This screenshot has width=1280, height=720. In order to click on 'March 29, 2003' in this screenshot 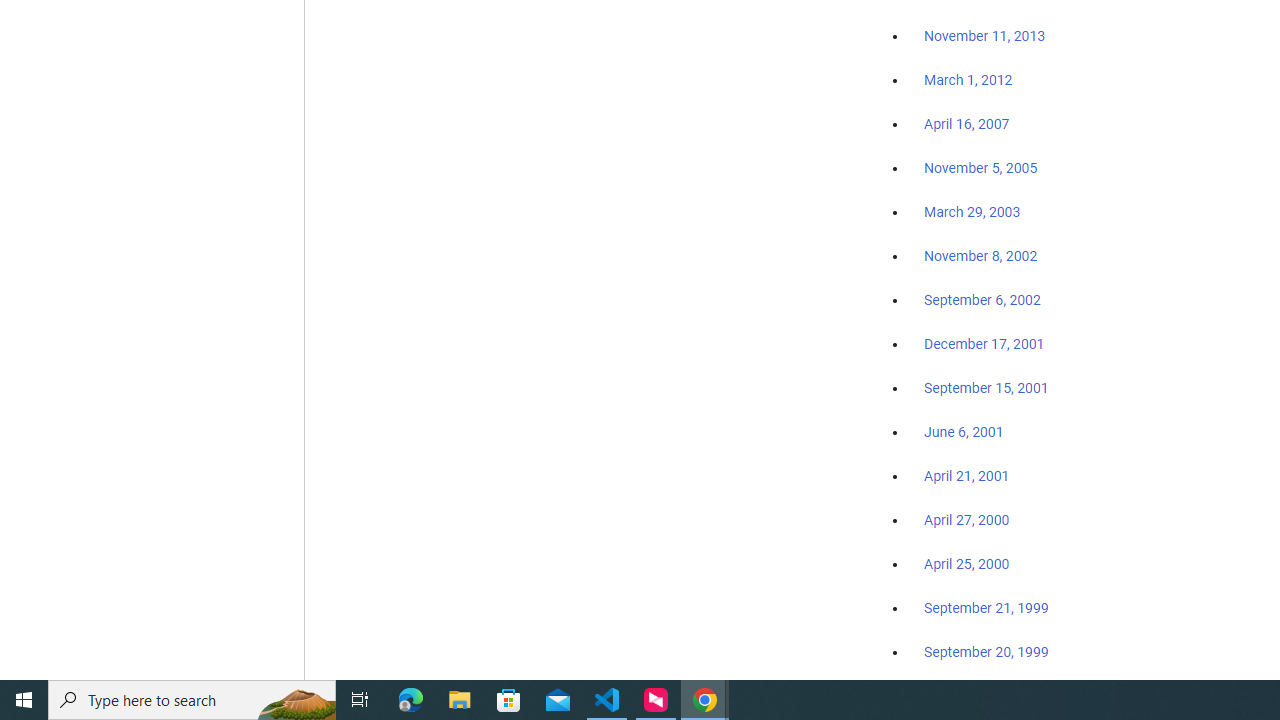, I will do `click(972, 212)`.